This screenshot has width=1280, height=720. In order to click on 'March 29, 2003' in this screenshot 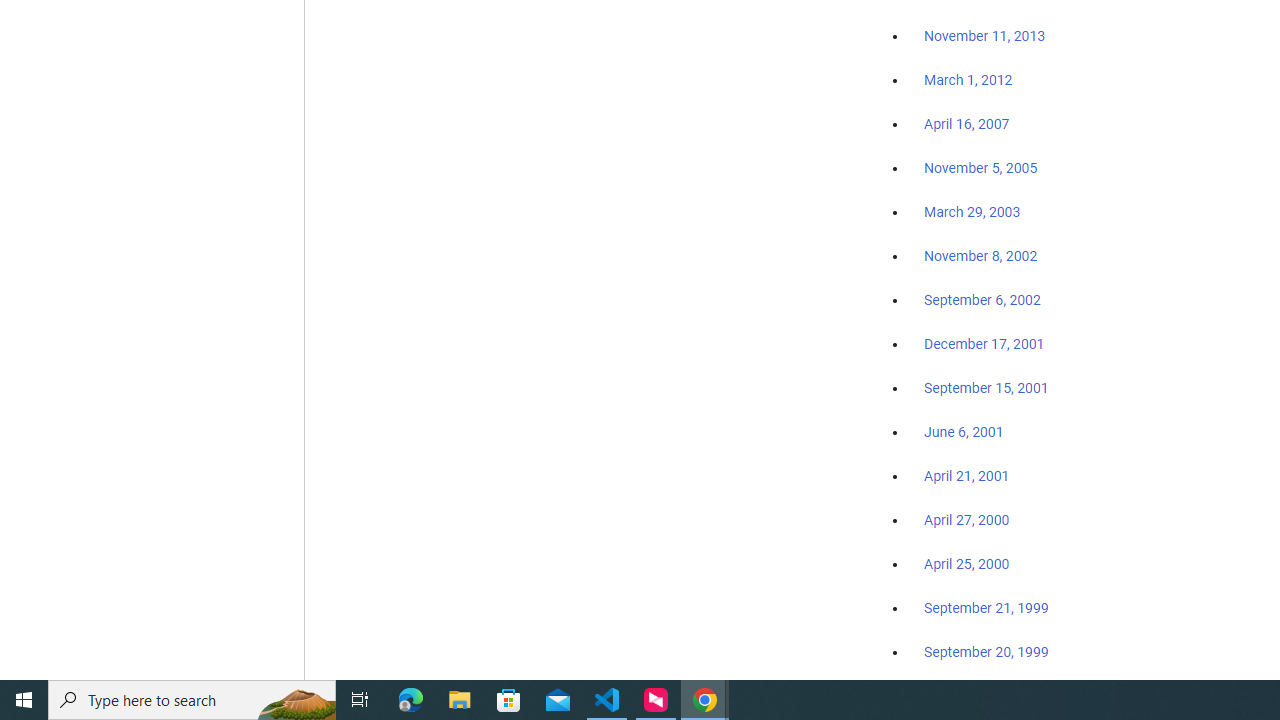, I will do `click(972, 212)`.